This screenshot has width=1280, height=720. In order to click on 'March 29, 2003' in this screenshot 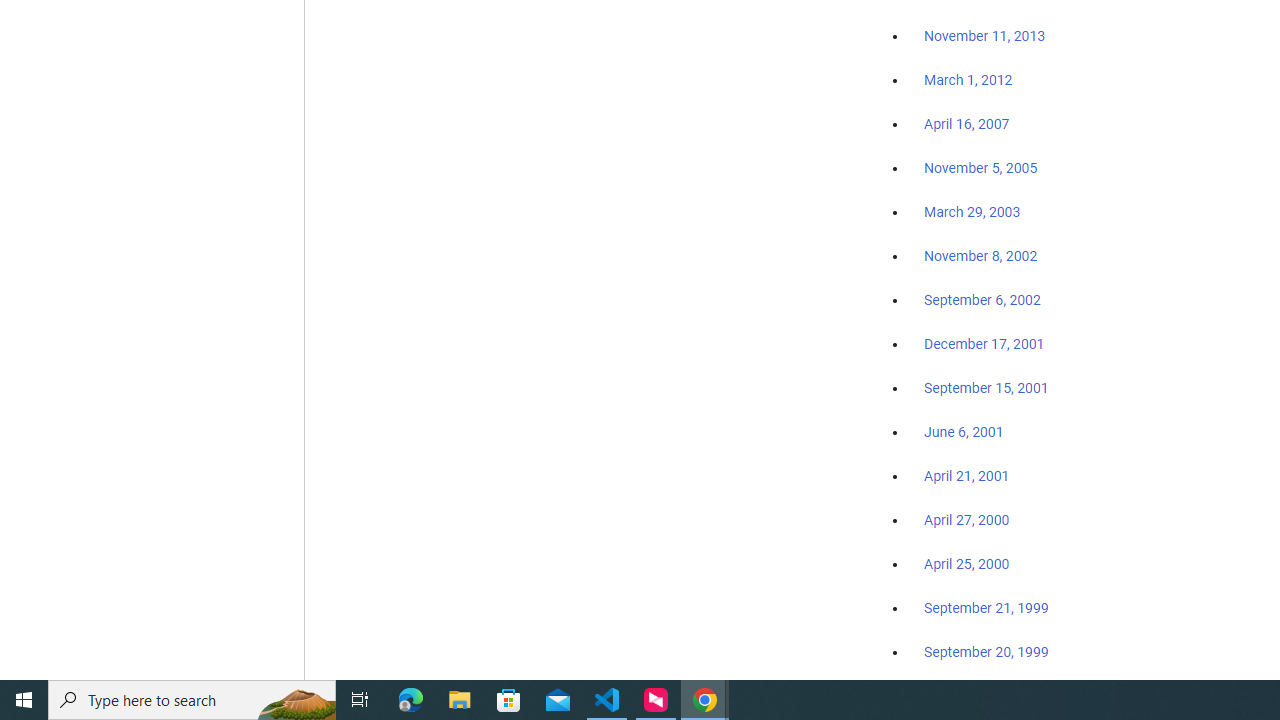, I will do `click(972, 212)`.